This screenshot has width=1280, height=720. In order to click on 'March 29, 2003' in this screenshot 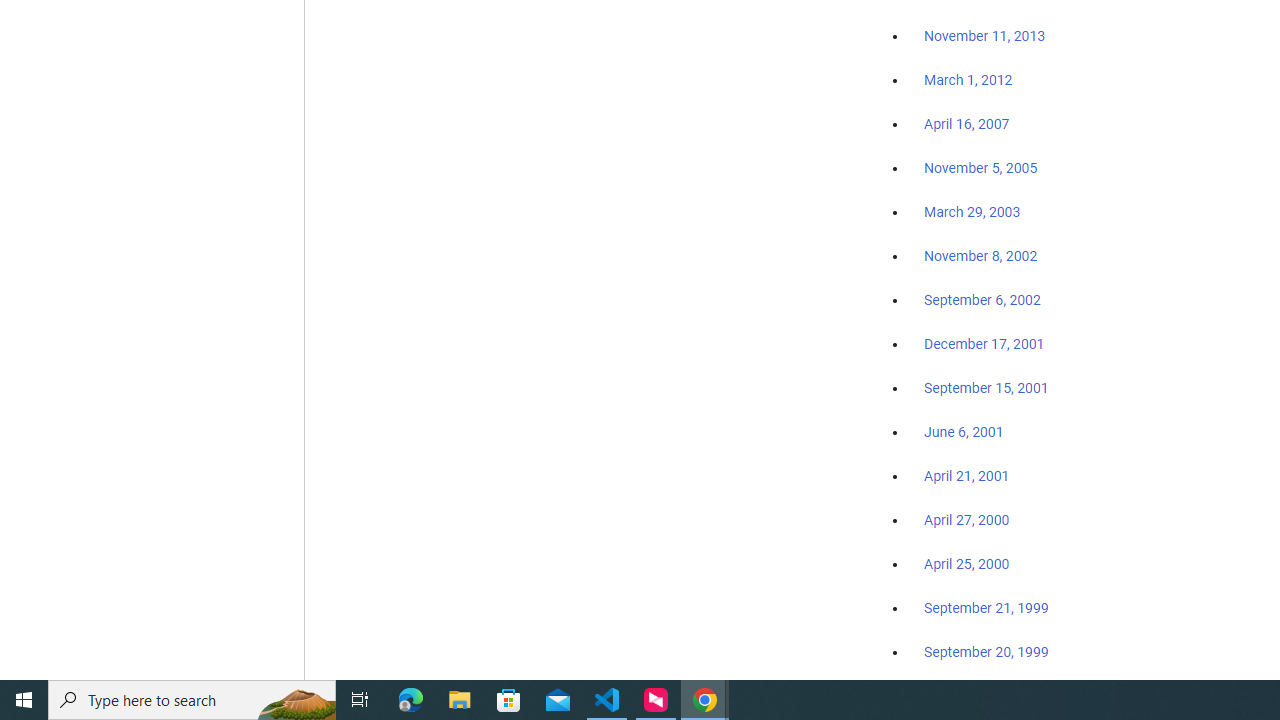, I will do `click(972, 212)`.